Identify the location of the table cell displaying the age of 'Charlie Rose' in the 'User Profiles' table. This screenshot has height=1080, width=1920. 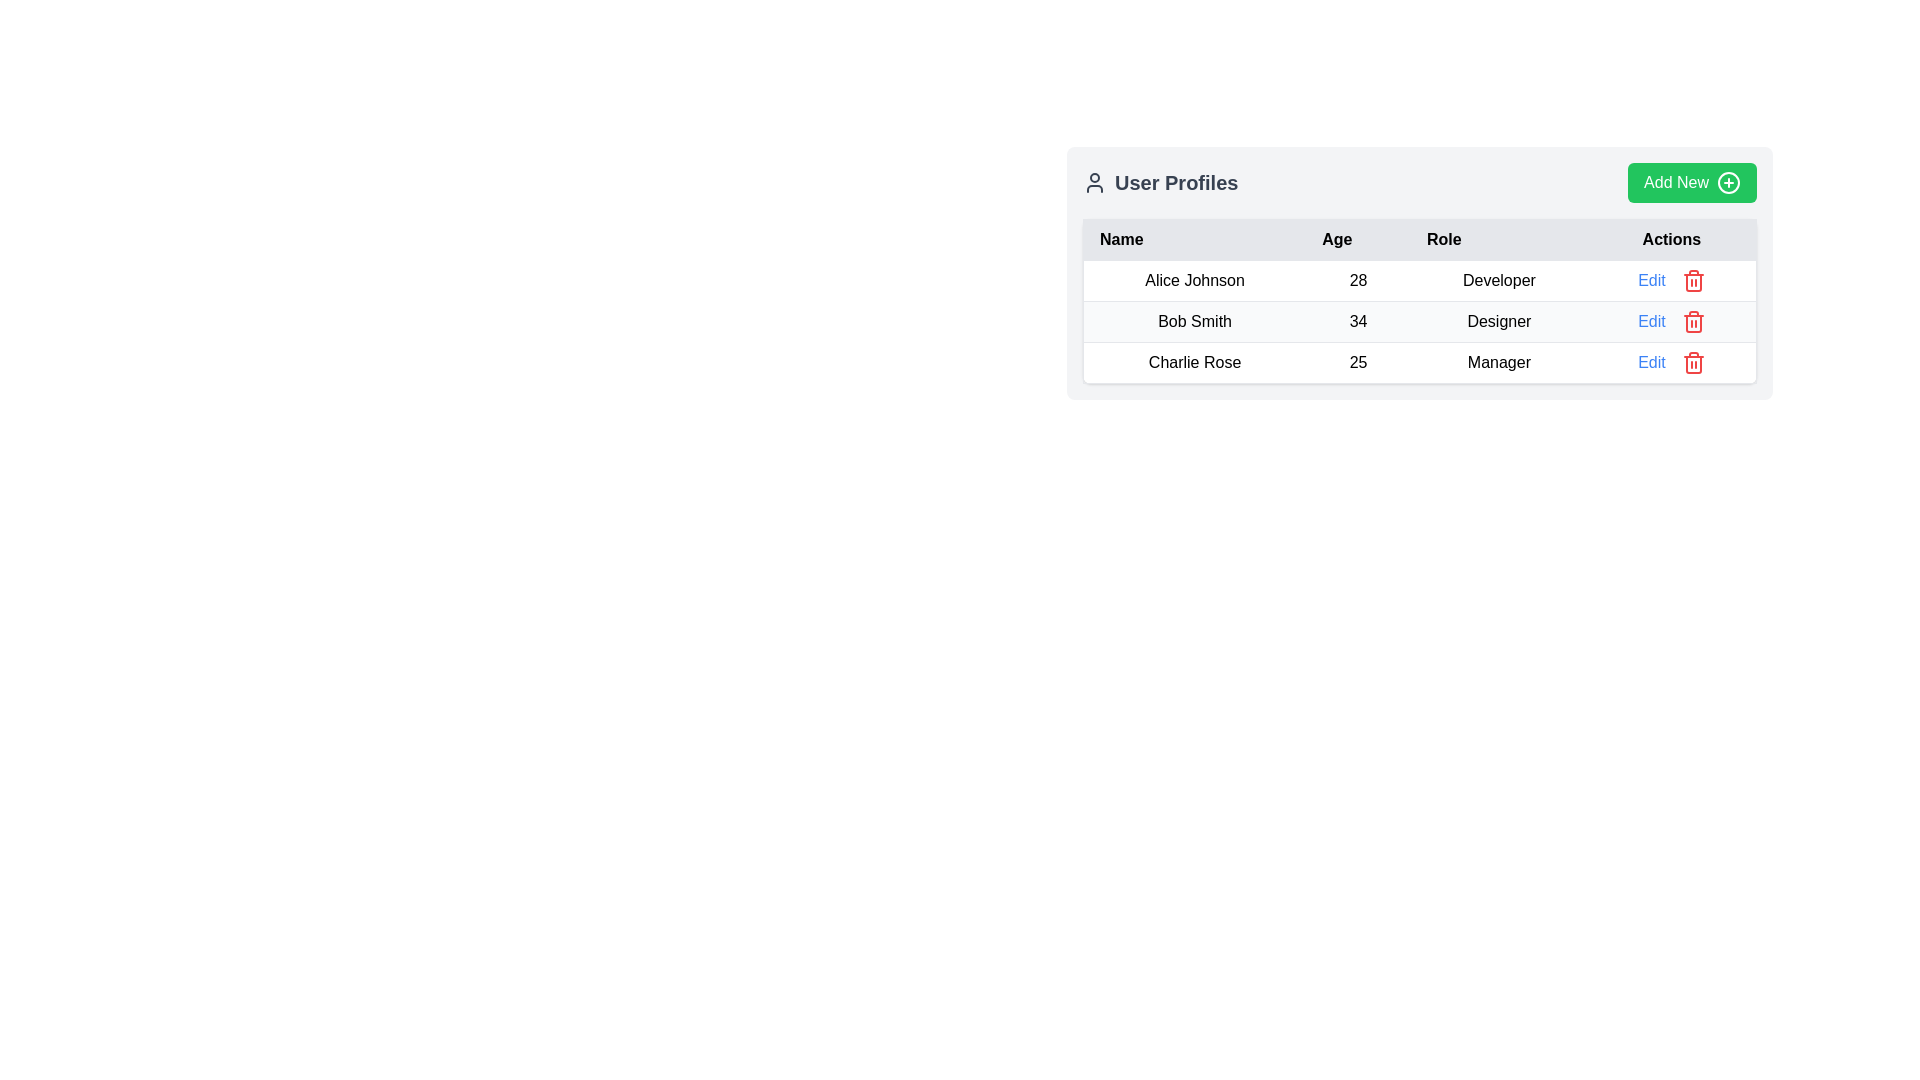
(1358, 362).